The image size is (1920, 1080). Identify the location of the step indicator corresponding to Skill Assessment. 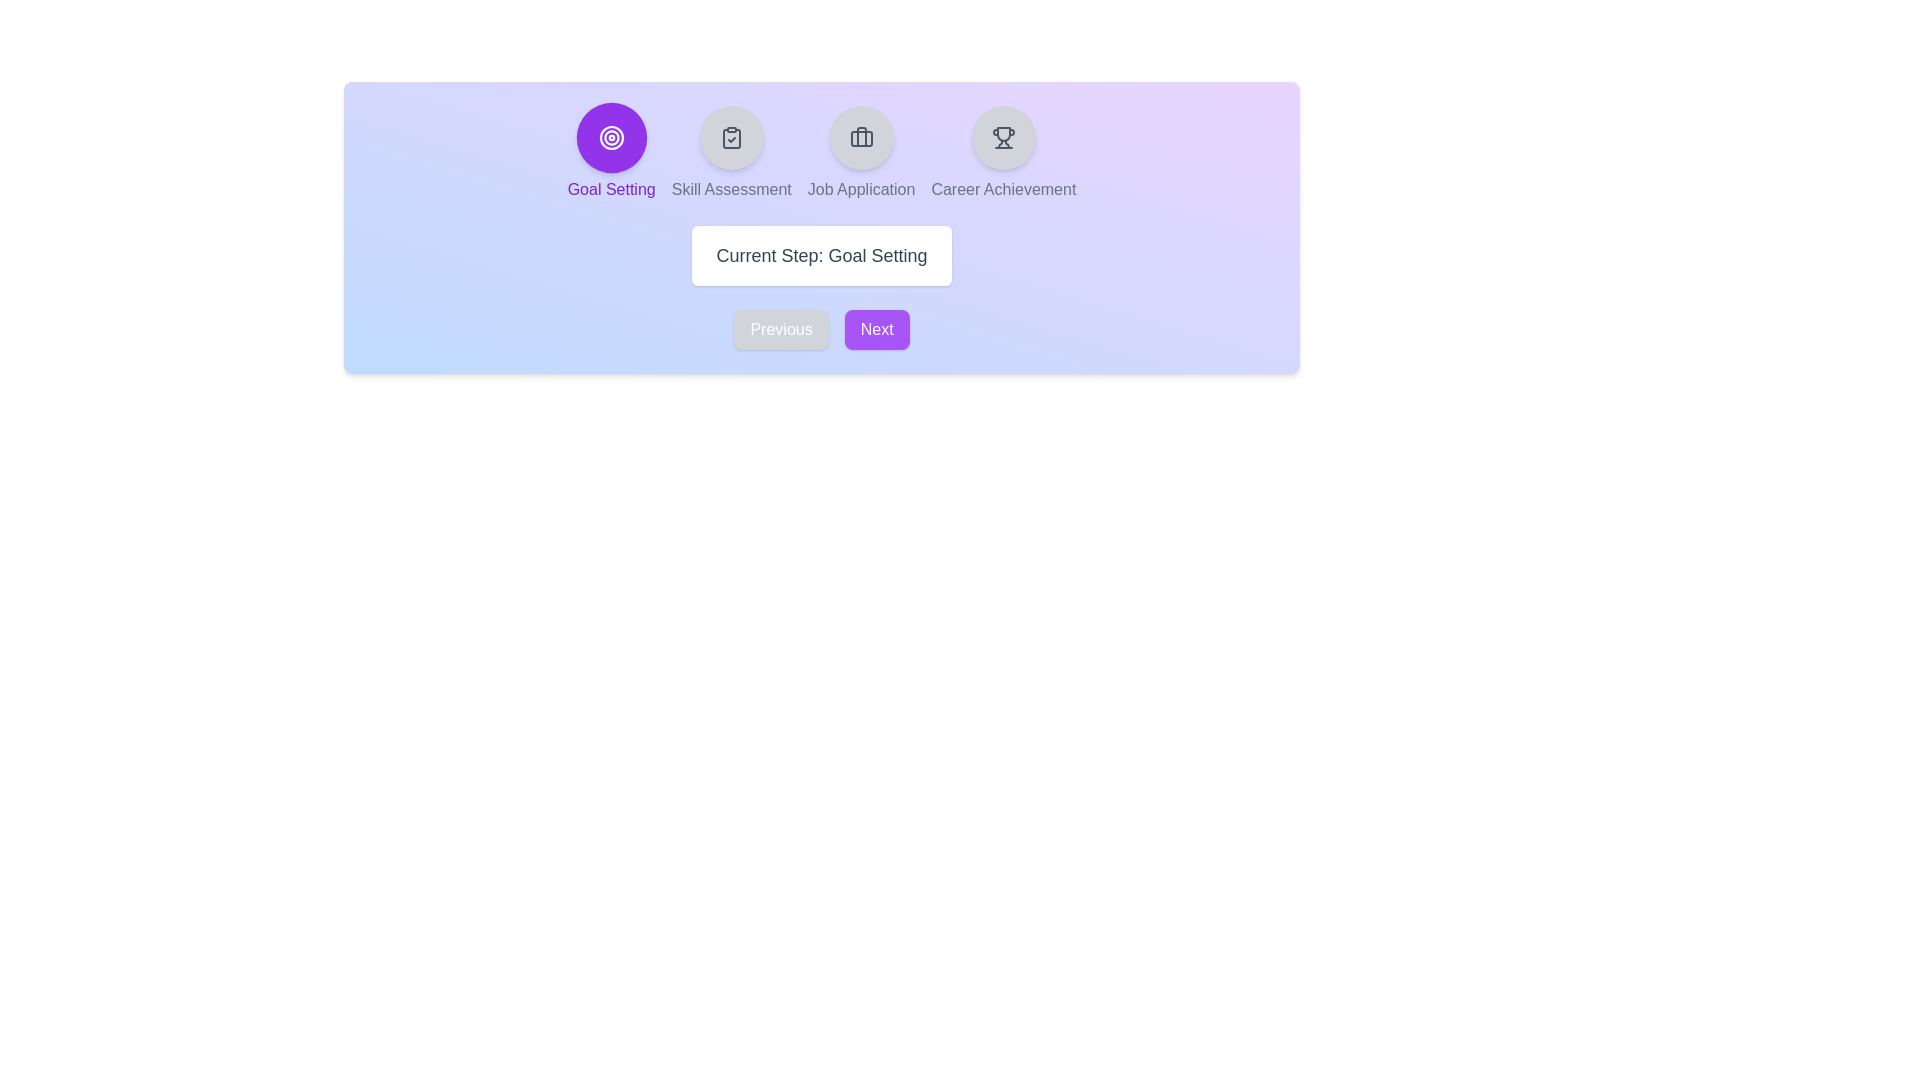
(730, 137).